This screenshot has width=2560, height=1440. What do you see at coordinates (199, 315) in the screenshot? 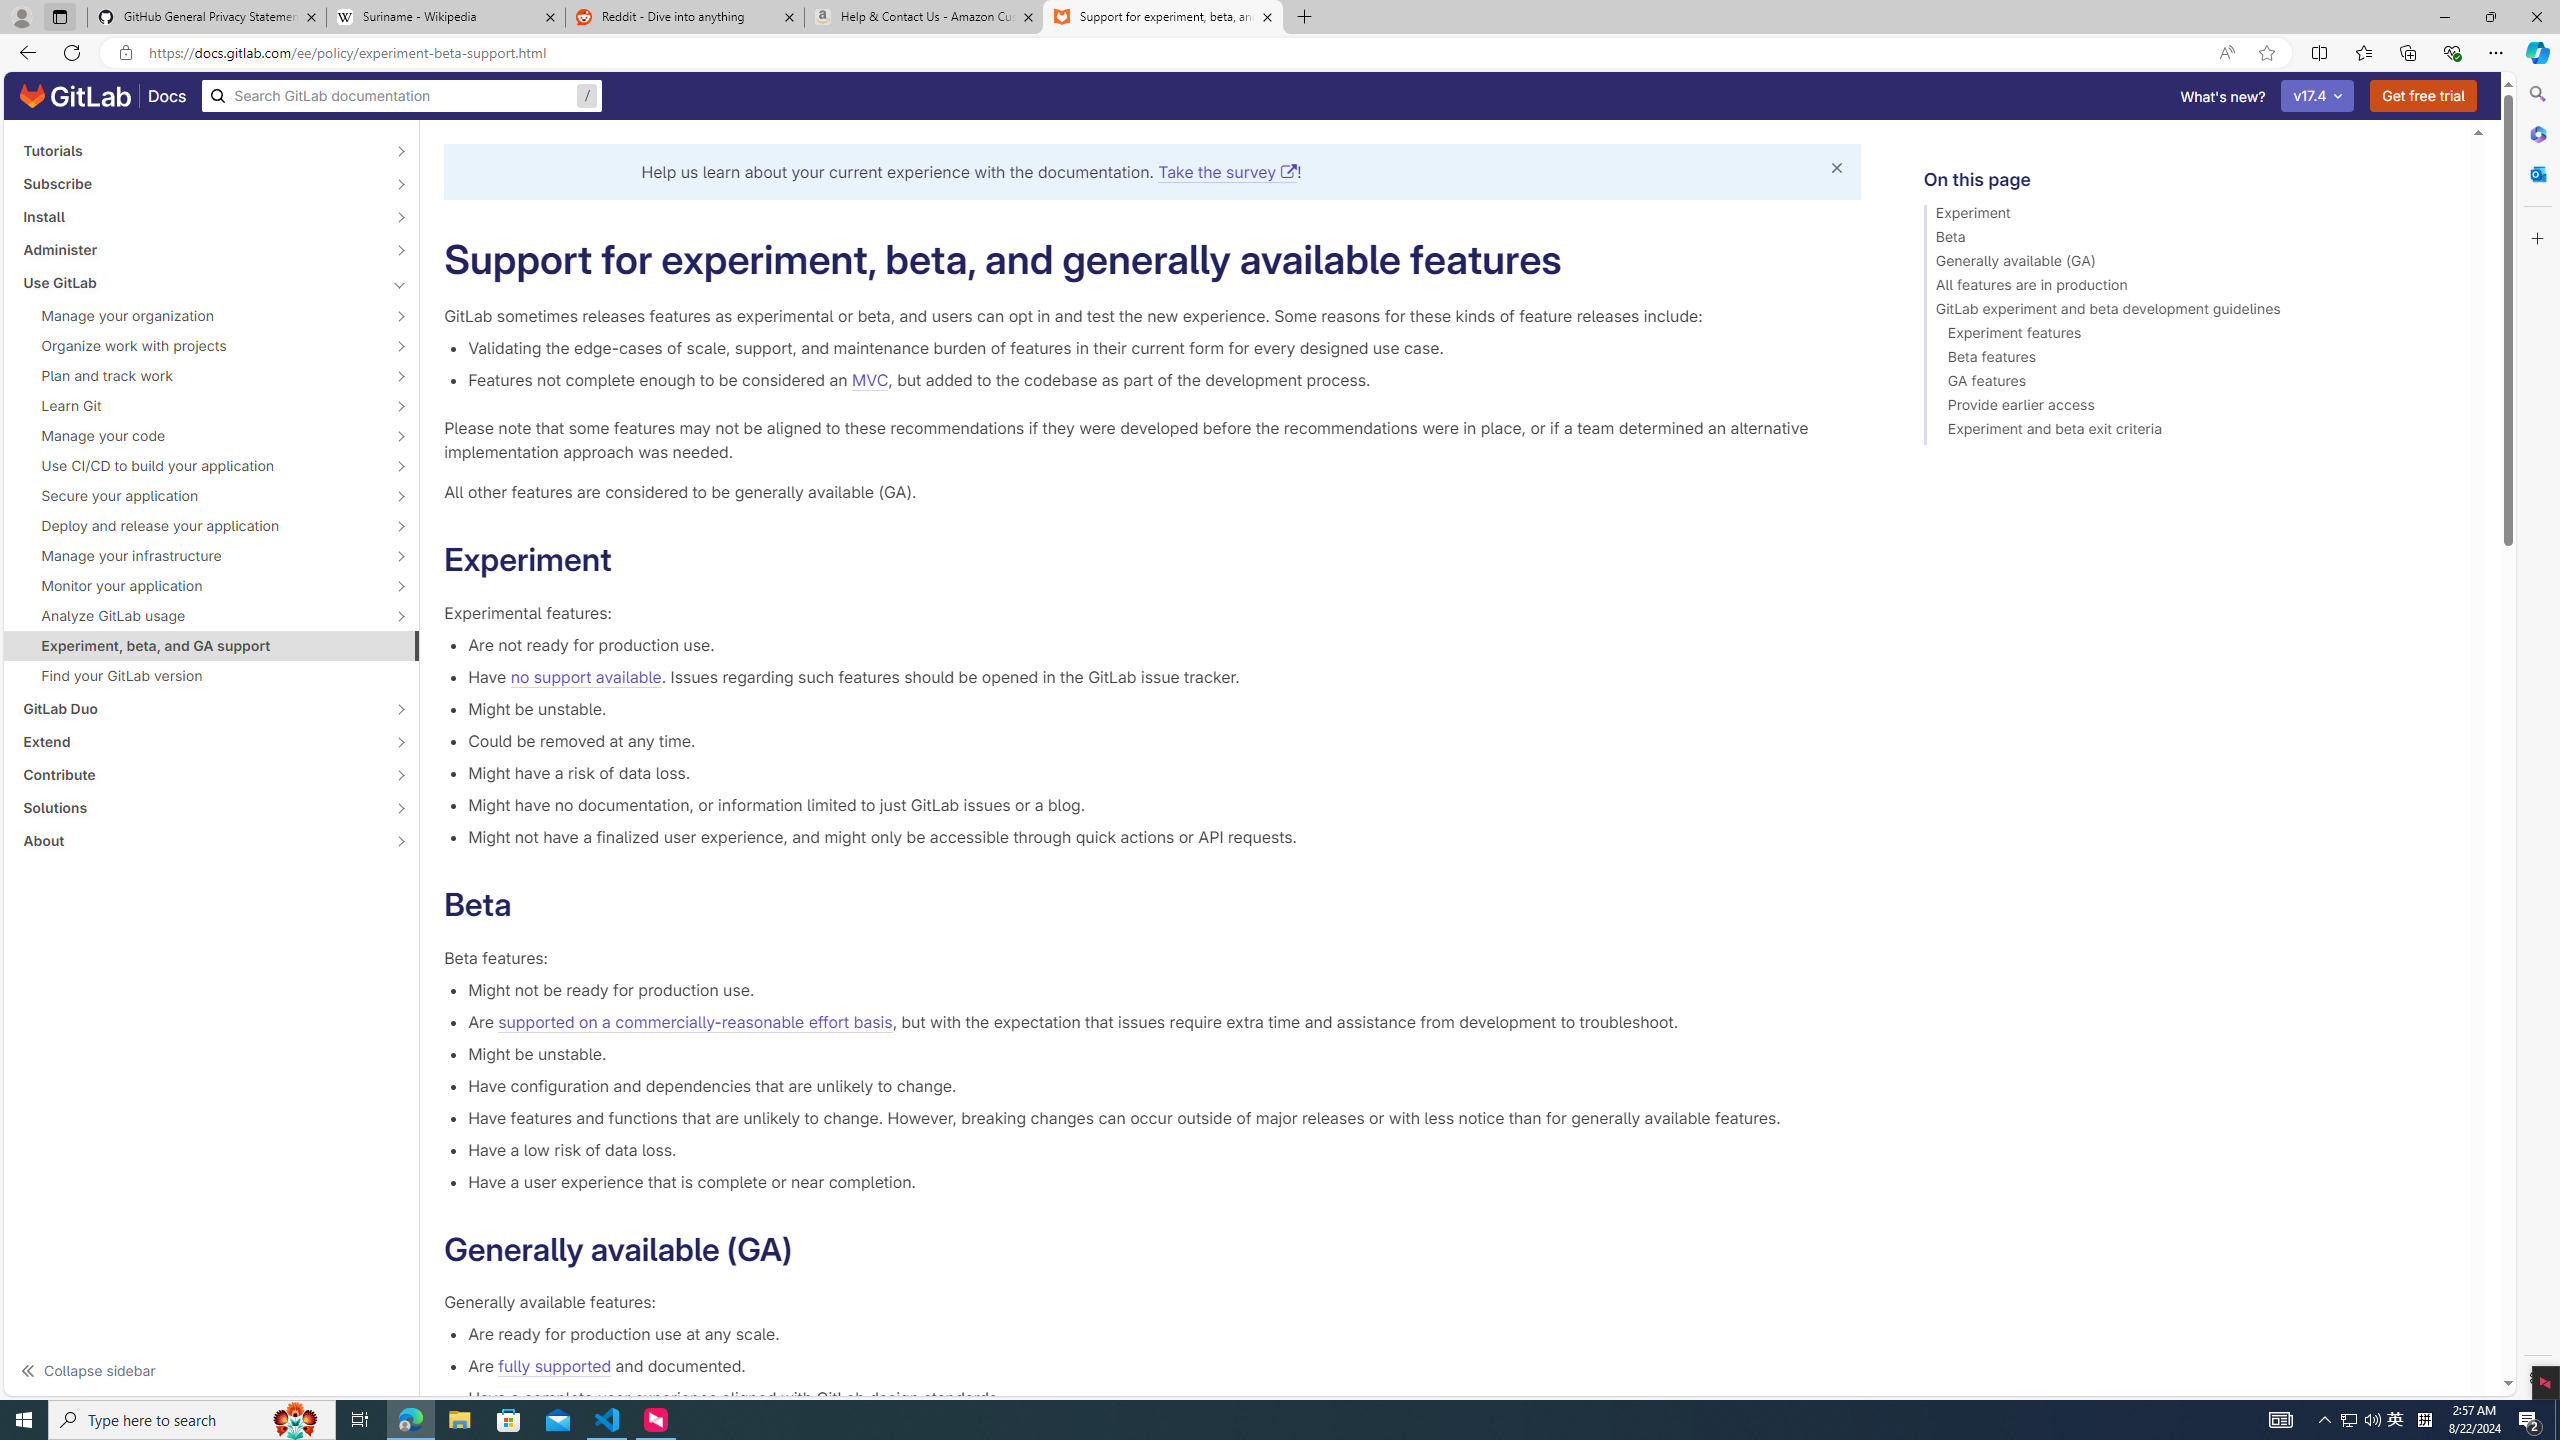
I see `'Manage your organization'` at bounding box center [199, 315].